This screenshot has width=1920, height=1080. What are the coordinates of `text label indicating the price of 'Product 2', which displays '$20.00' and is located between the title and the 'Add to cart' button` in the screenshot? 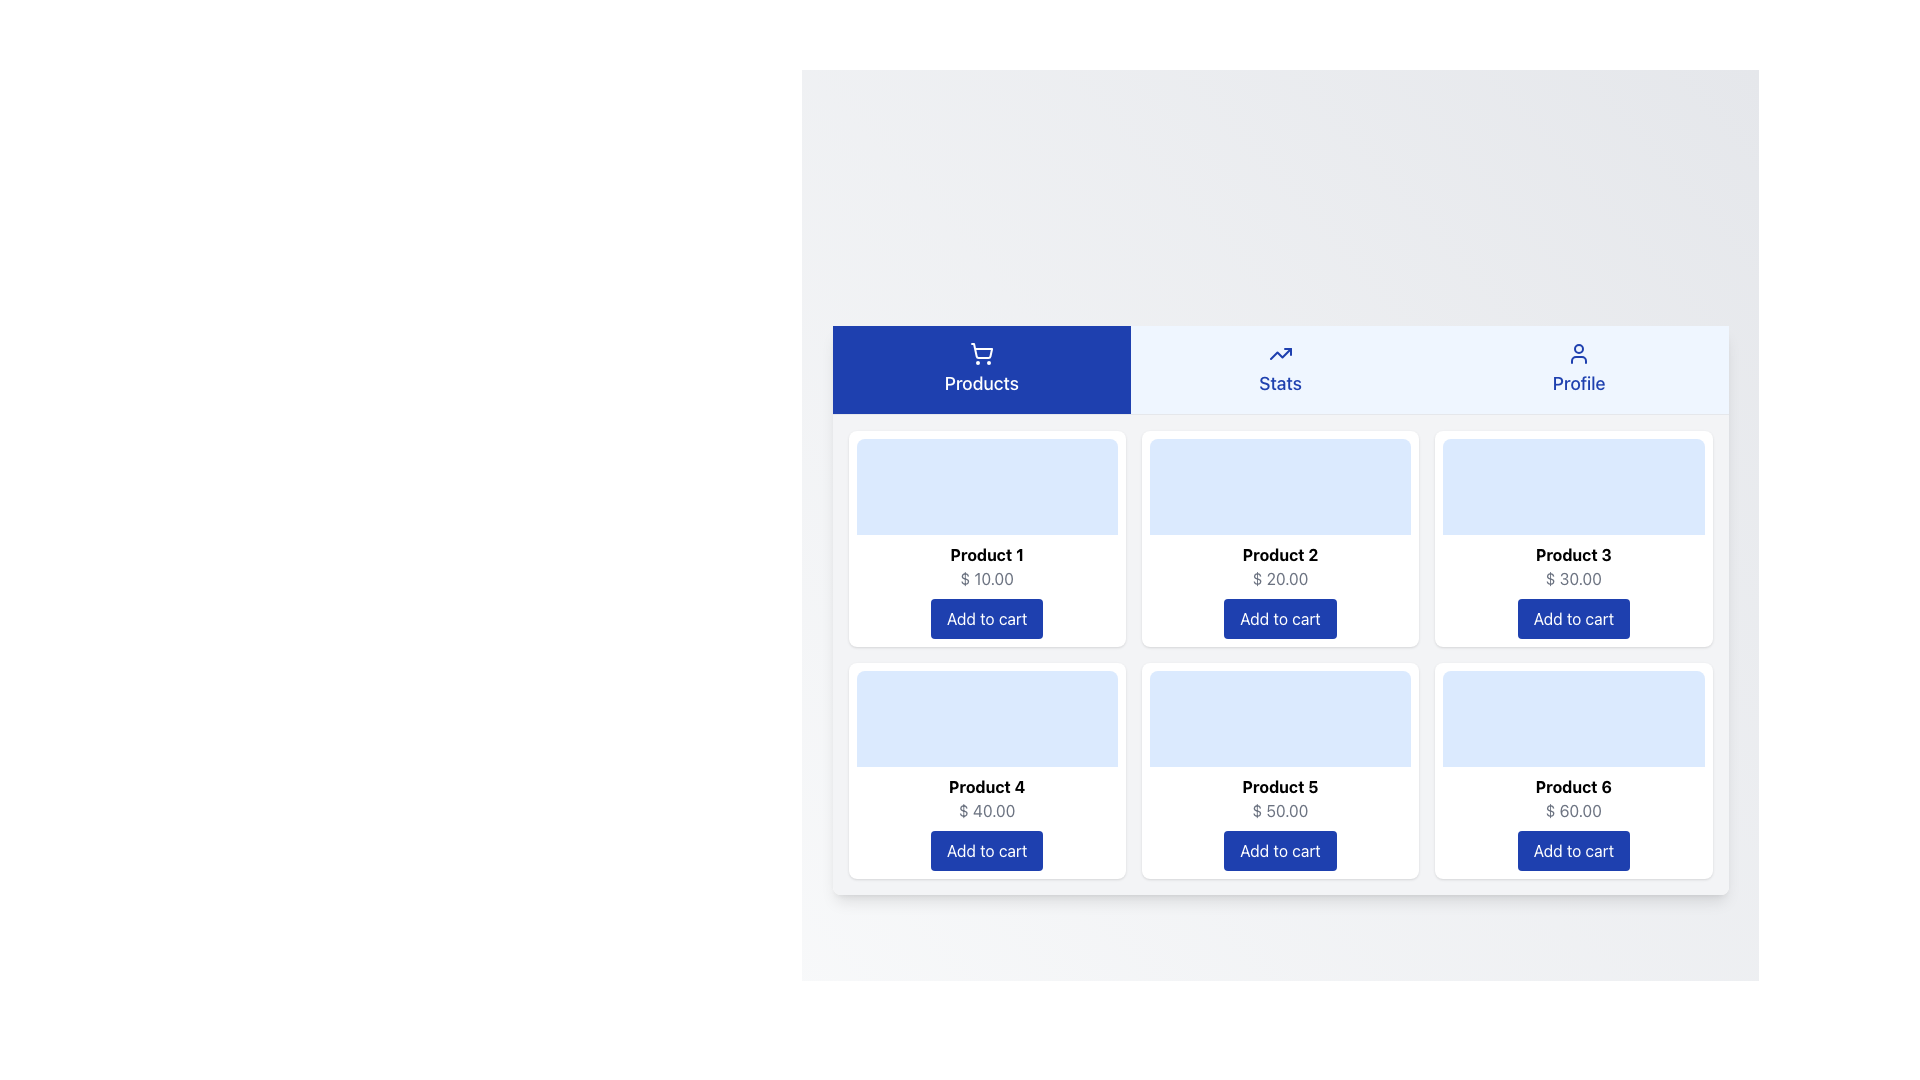 It's located at (1280, 578).